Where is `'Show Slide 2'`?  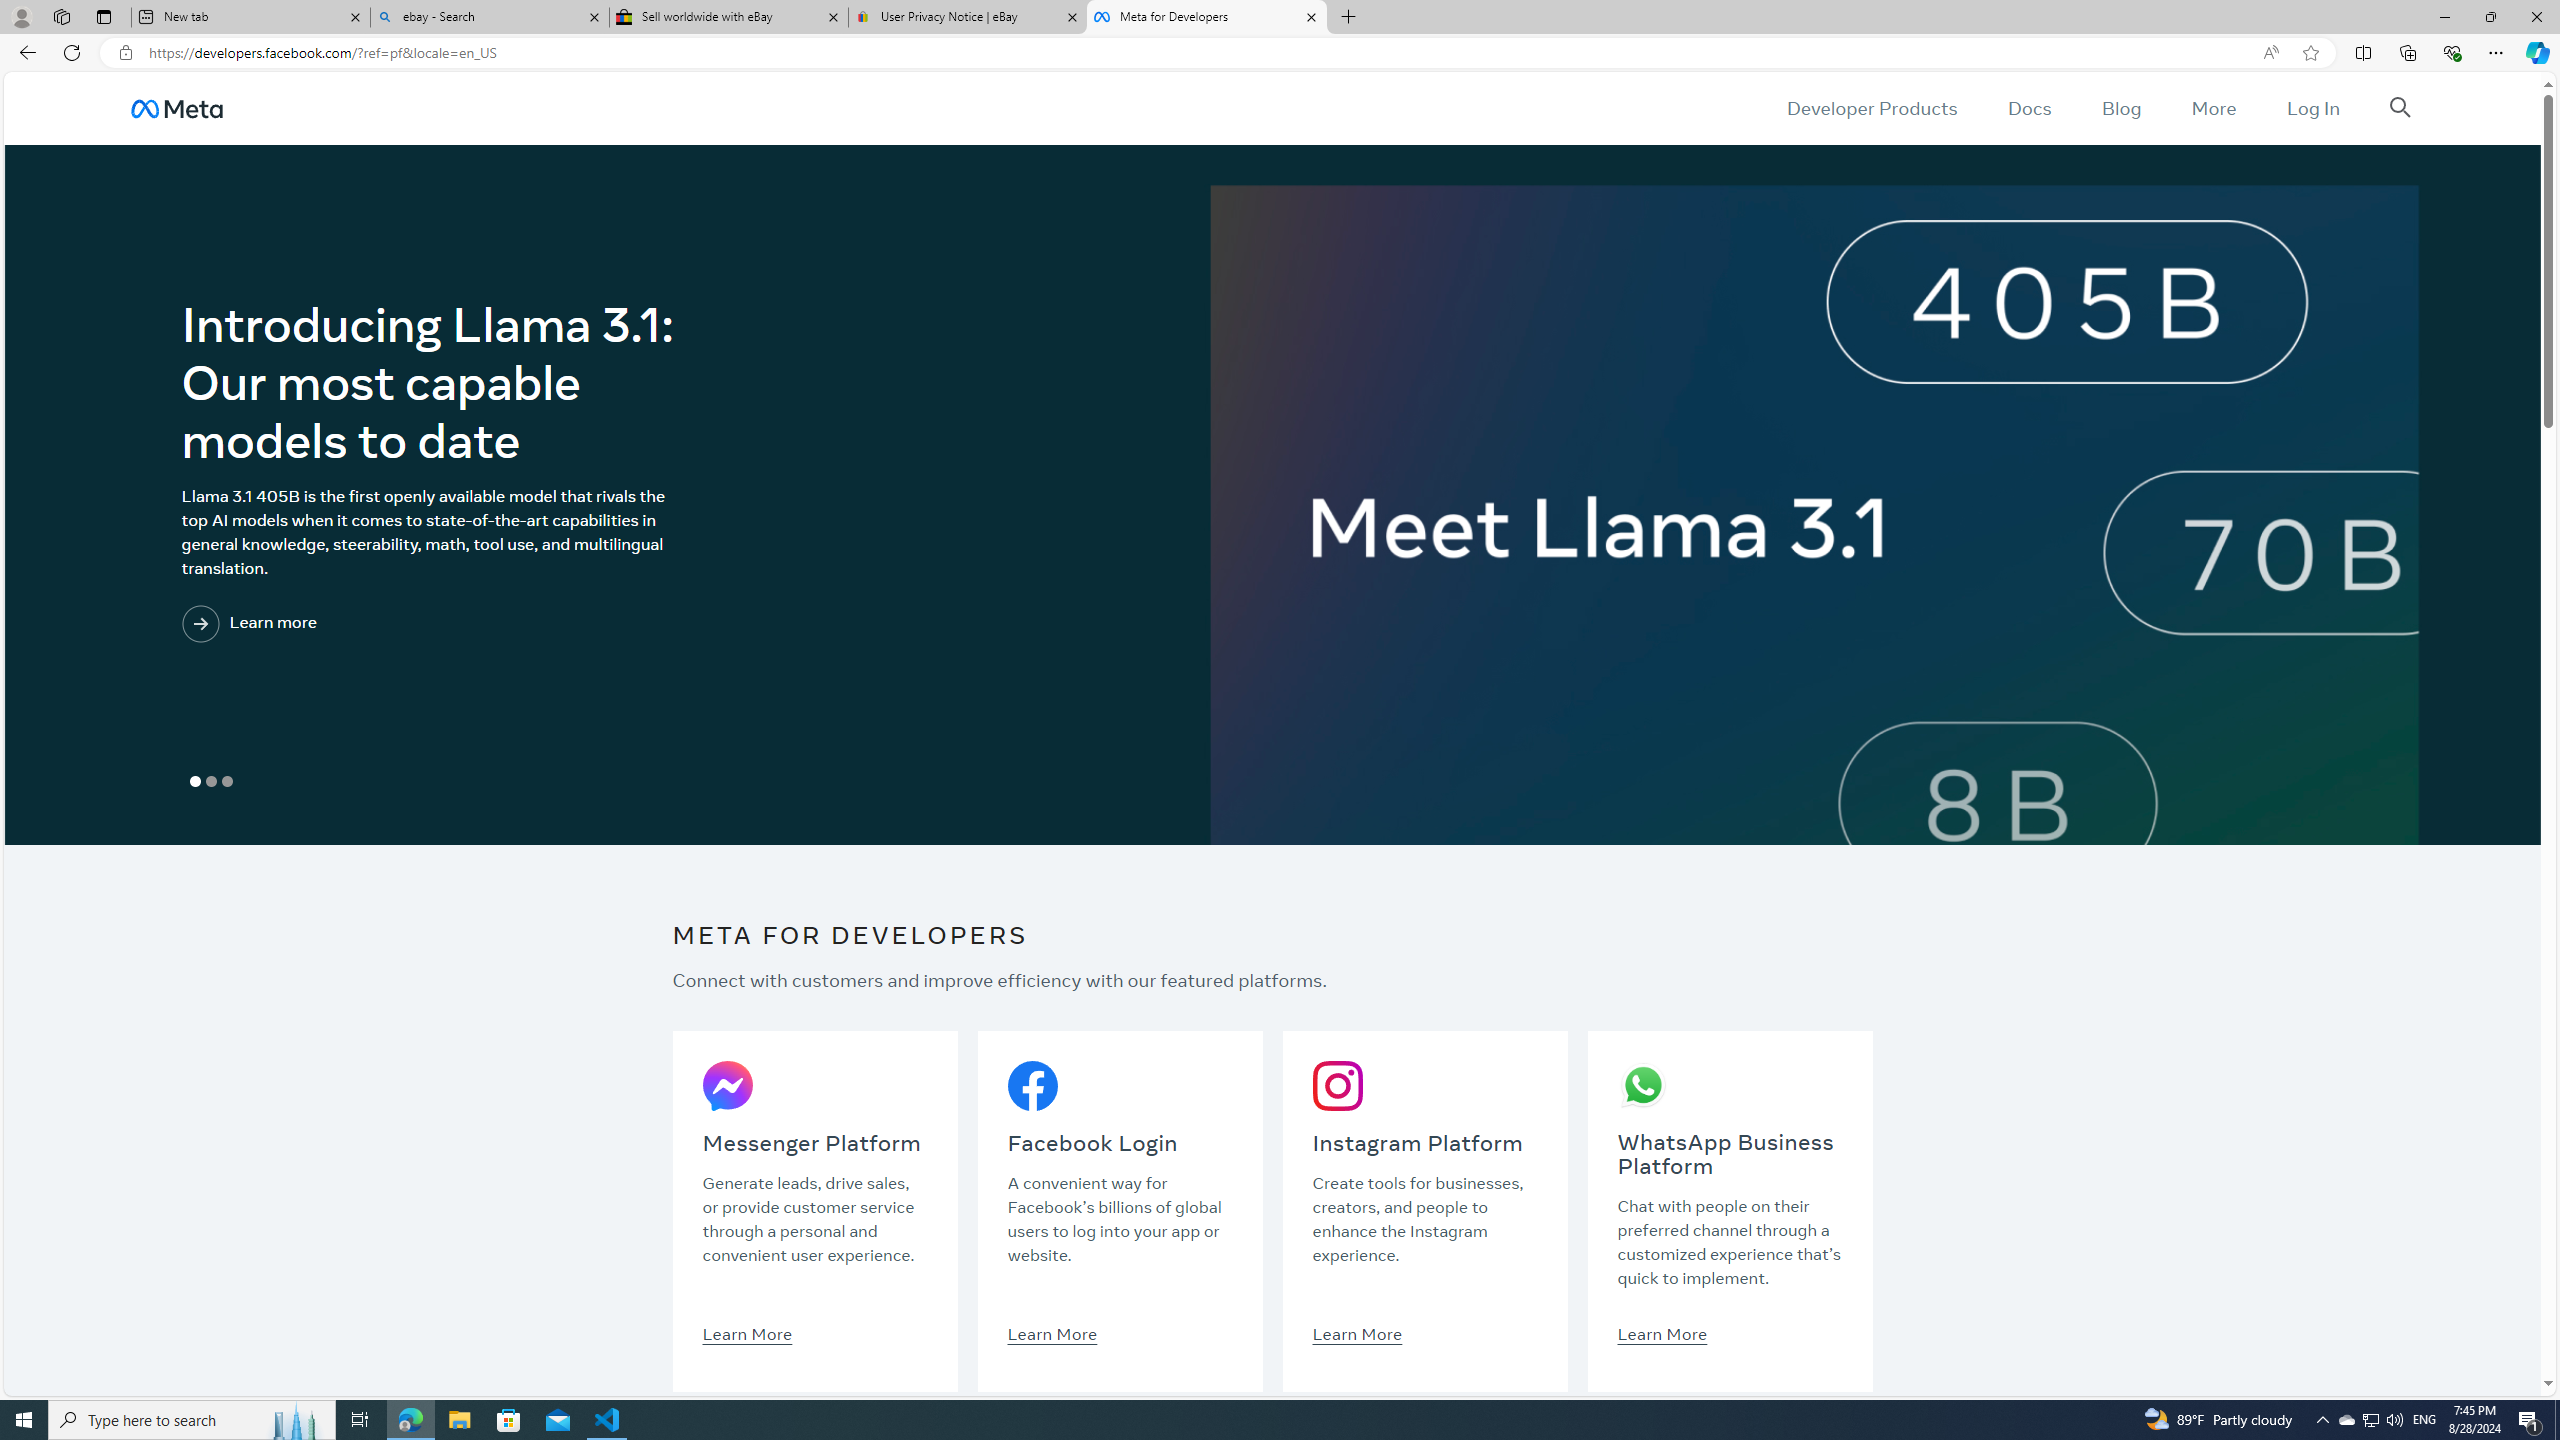 'Show Slide 2' is located at coordinates (211, 781).